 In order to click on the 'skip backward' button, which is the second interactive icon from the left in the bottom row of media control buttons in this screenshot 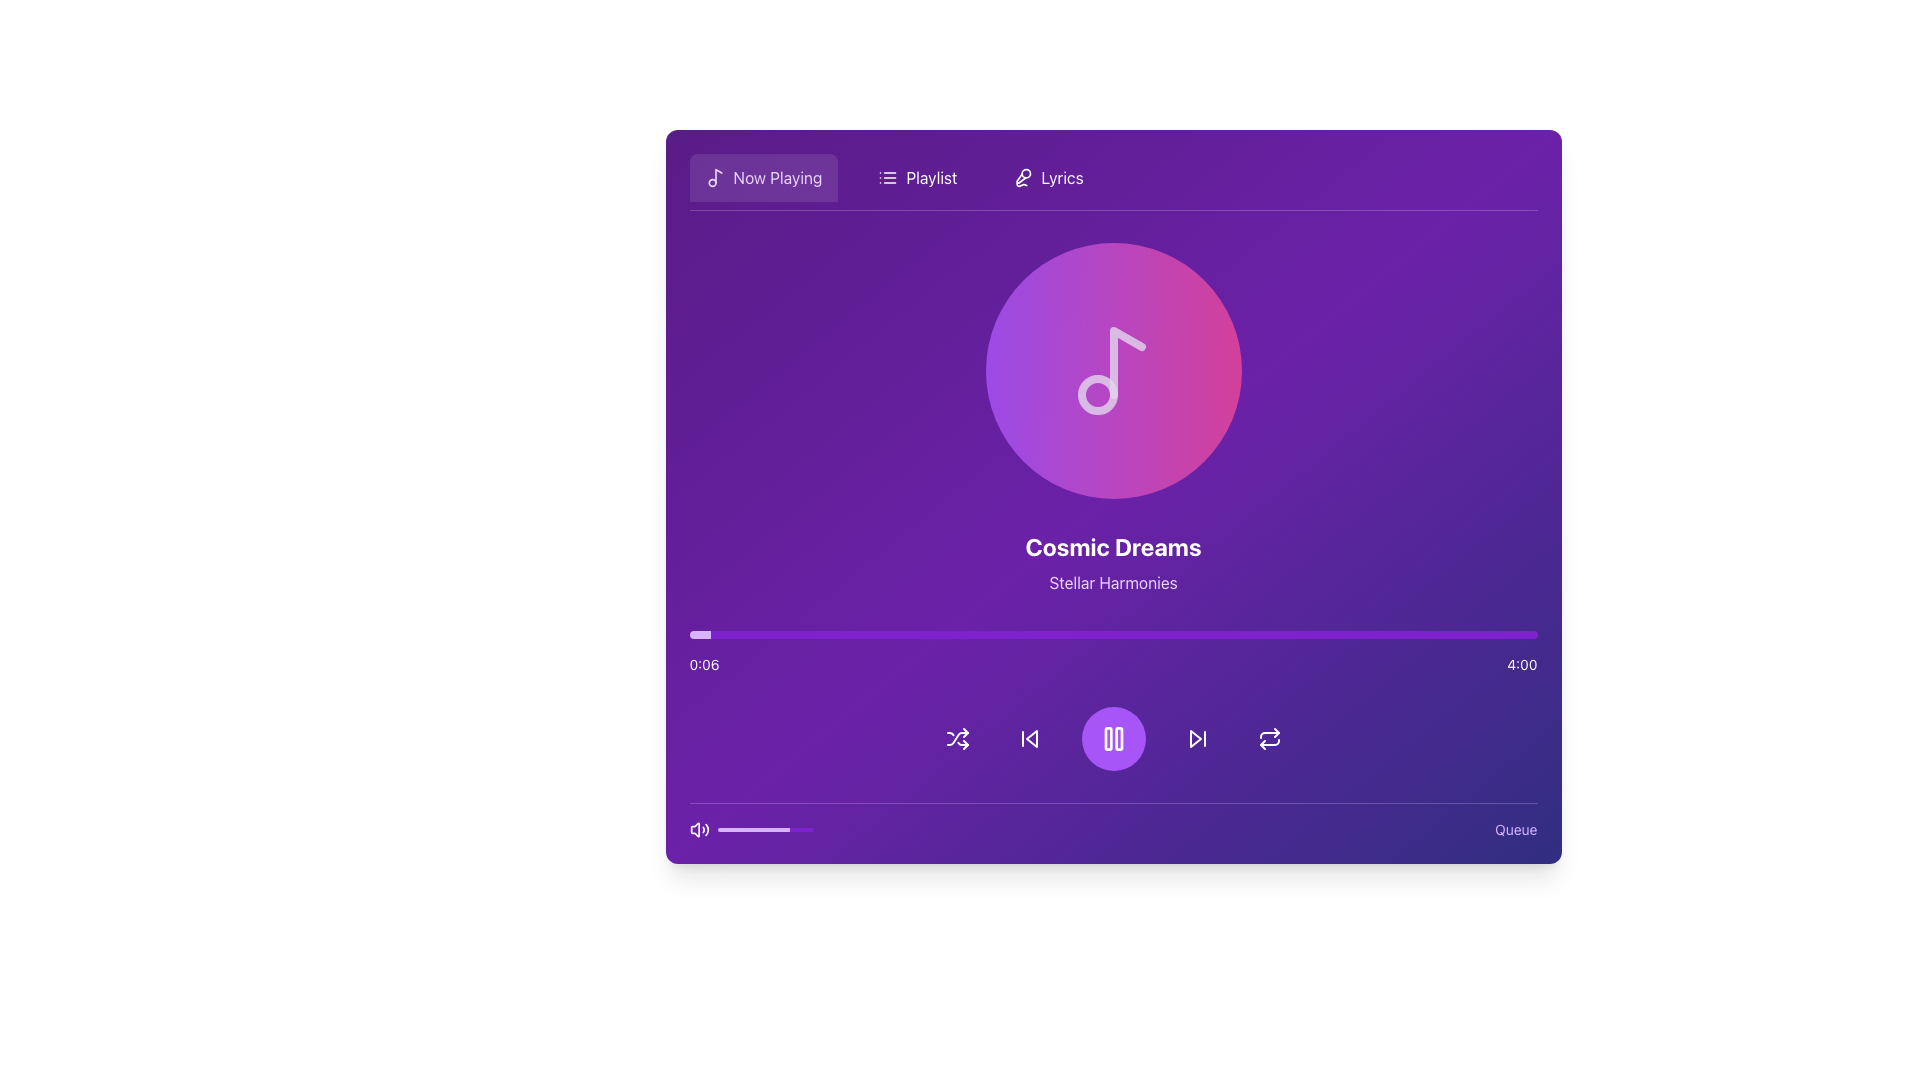, I will do `click(1029, 739)`.